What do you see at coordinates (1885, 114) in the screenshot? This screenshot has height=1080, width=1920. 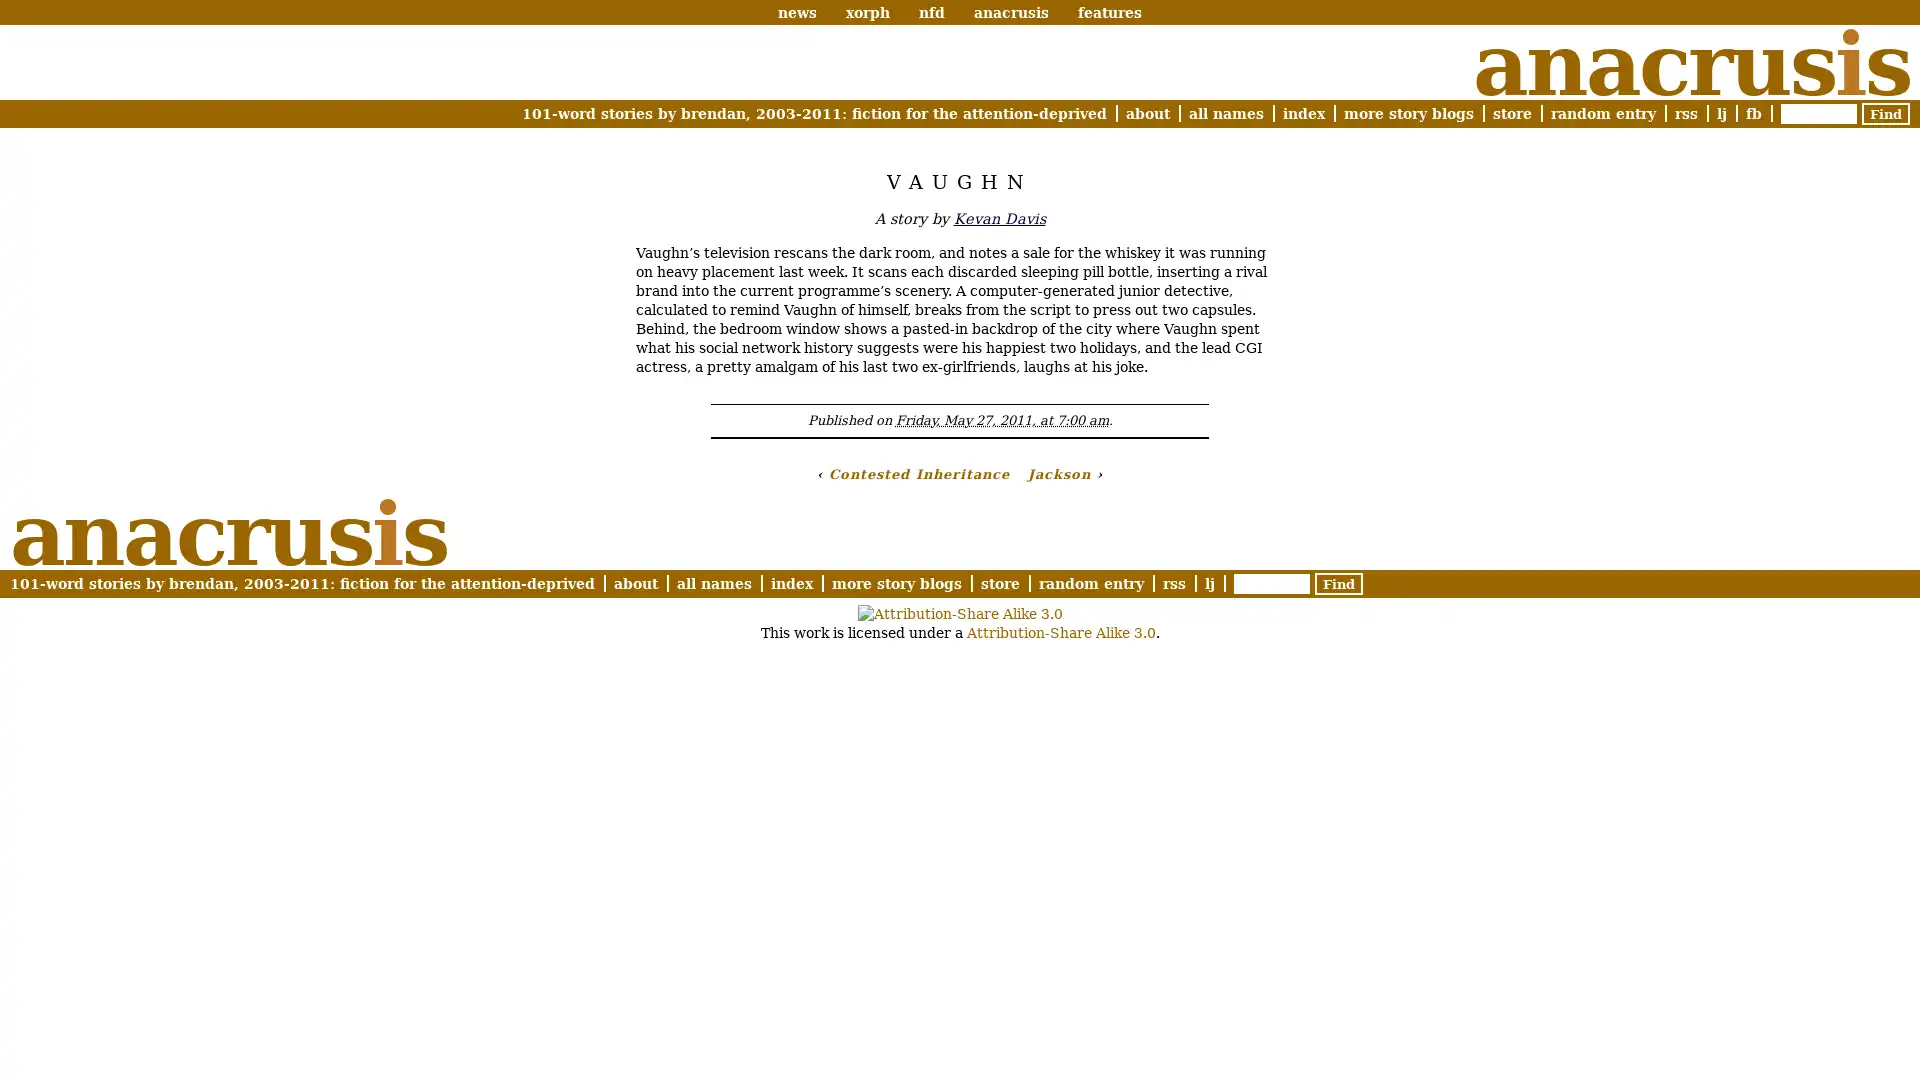 I see `Find` at bounding box center [1885, 114].